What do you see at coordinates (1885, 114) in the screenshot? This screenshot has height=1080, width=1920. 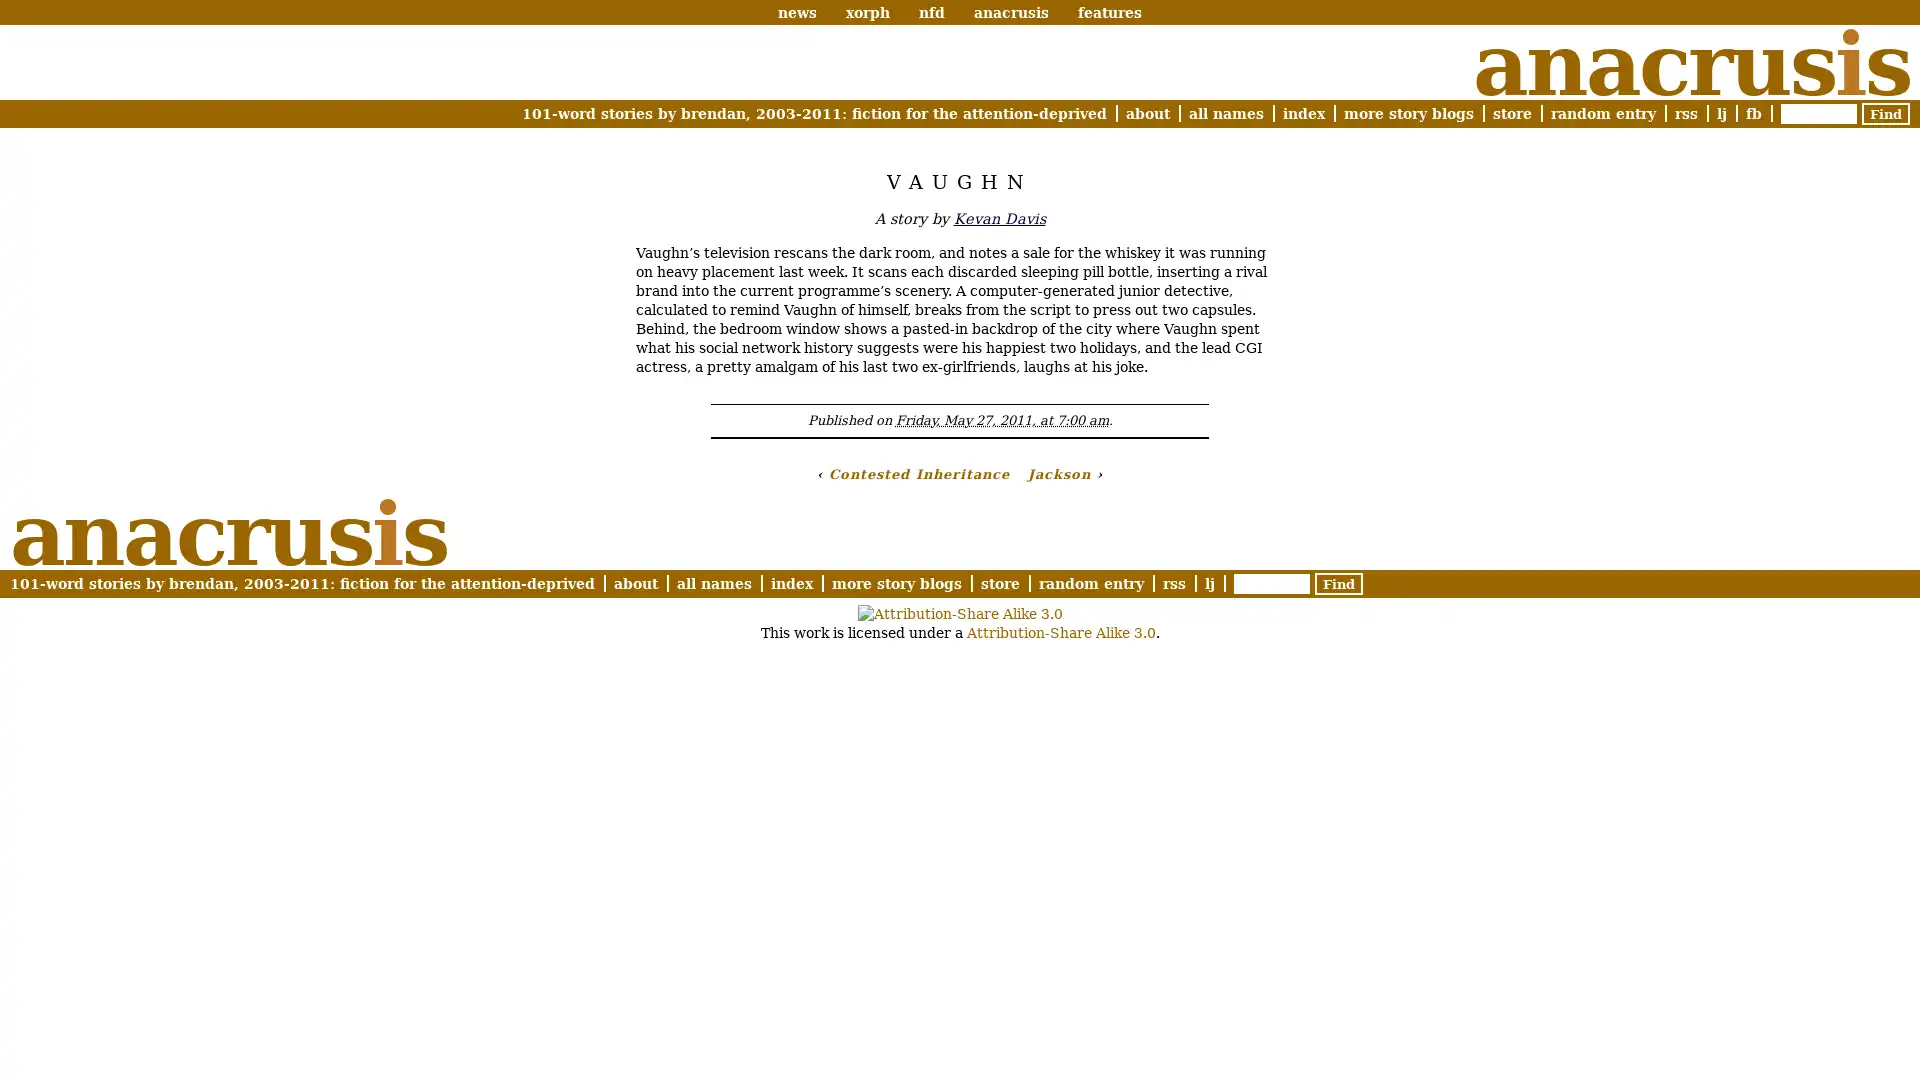 I see `Find` at bounding box center [1885, 114].